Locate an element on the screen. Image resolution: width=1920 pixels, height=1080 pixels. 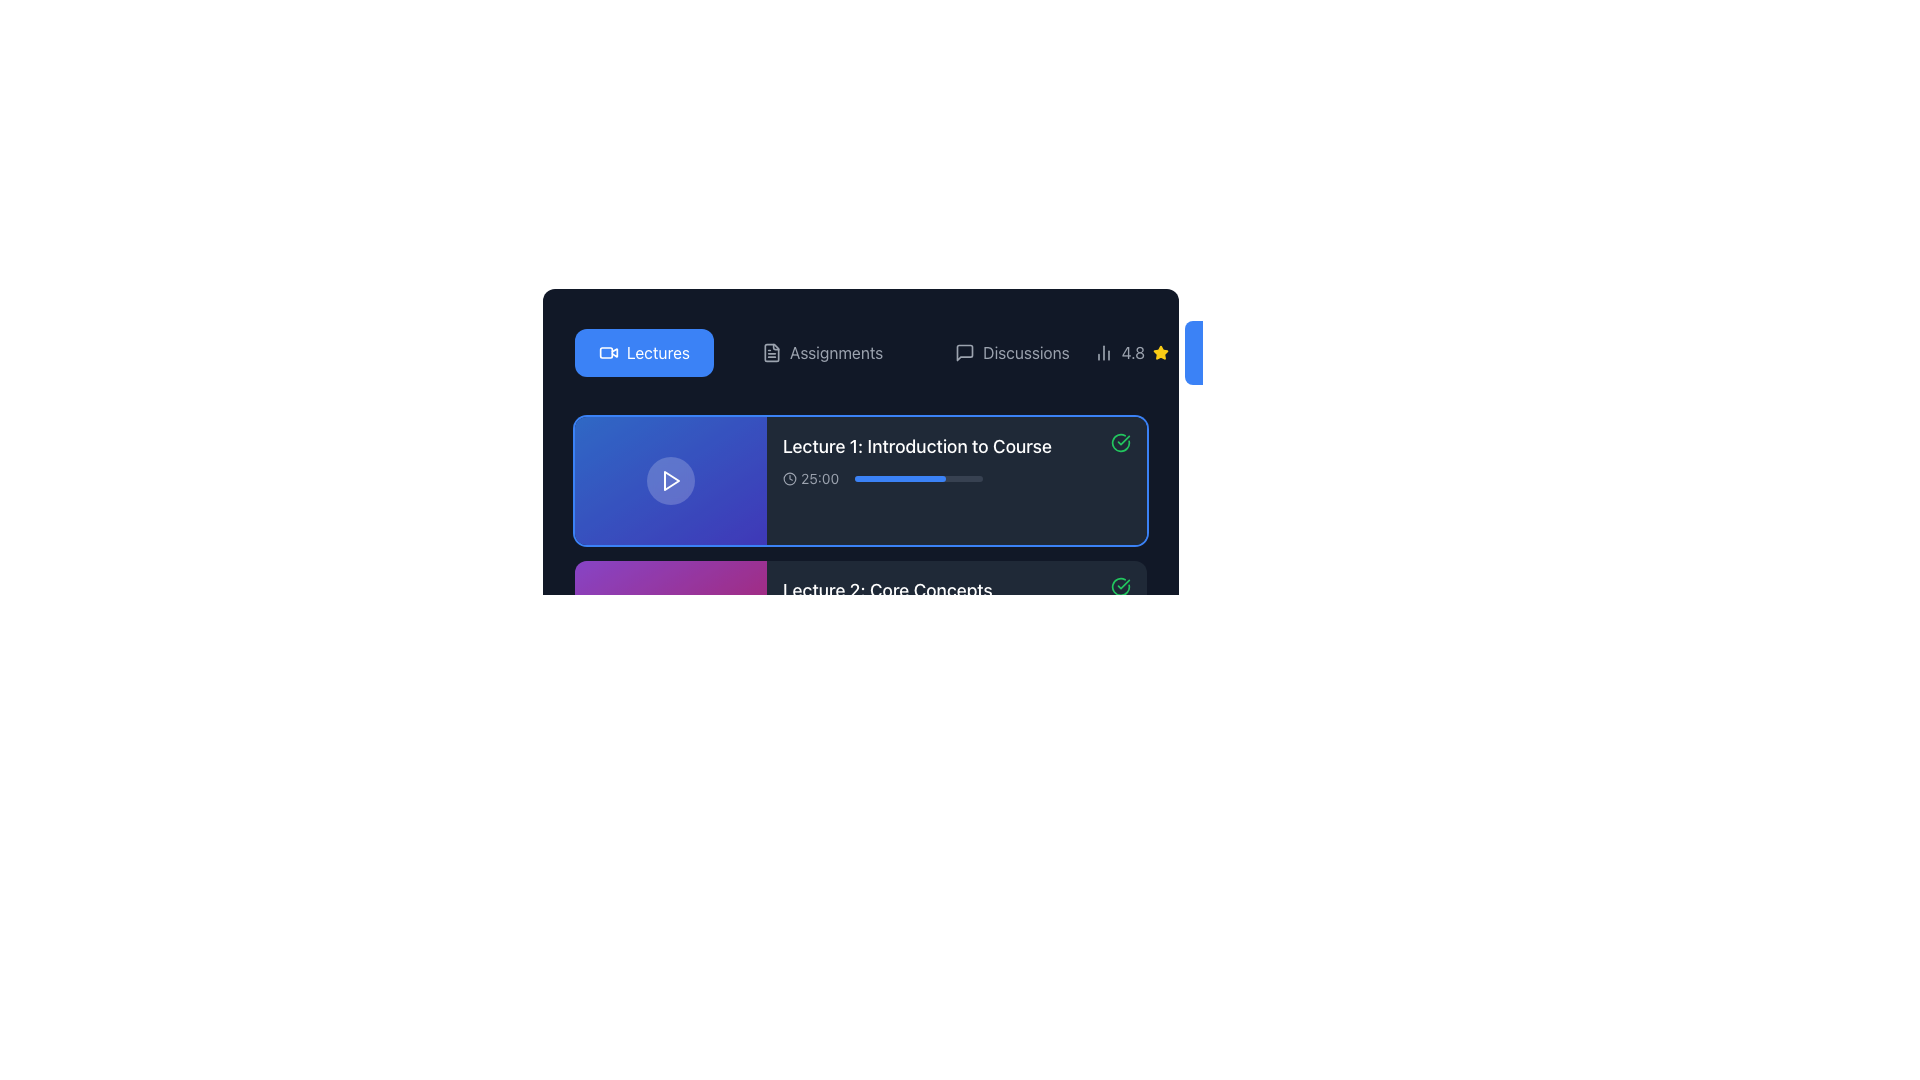
the slider is located at coordinates (958, 478).